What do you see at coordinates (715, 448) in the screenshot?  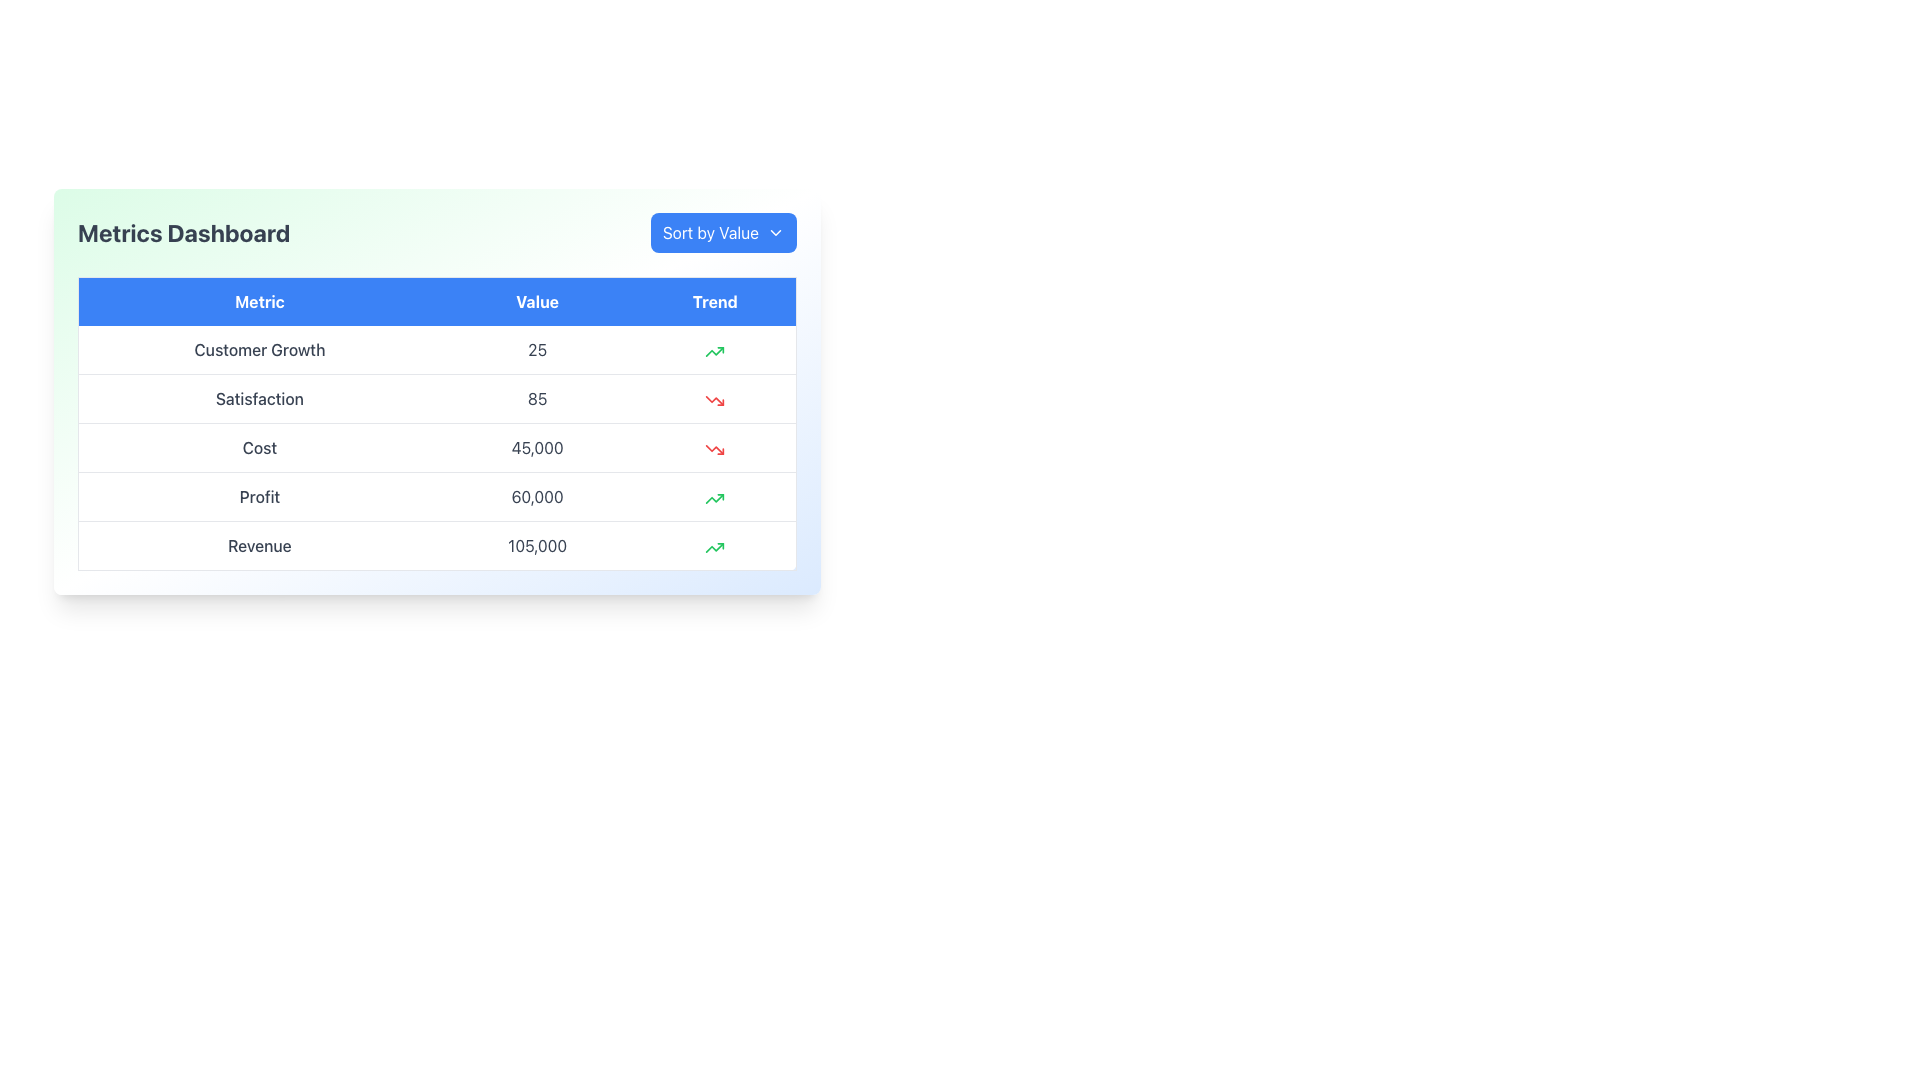 I see `the red downward arrow icon representing a downward trend for the 'Cost' metric in the table located in the 'Trend' column` at bounding box center [715, 448].